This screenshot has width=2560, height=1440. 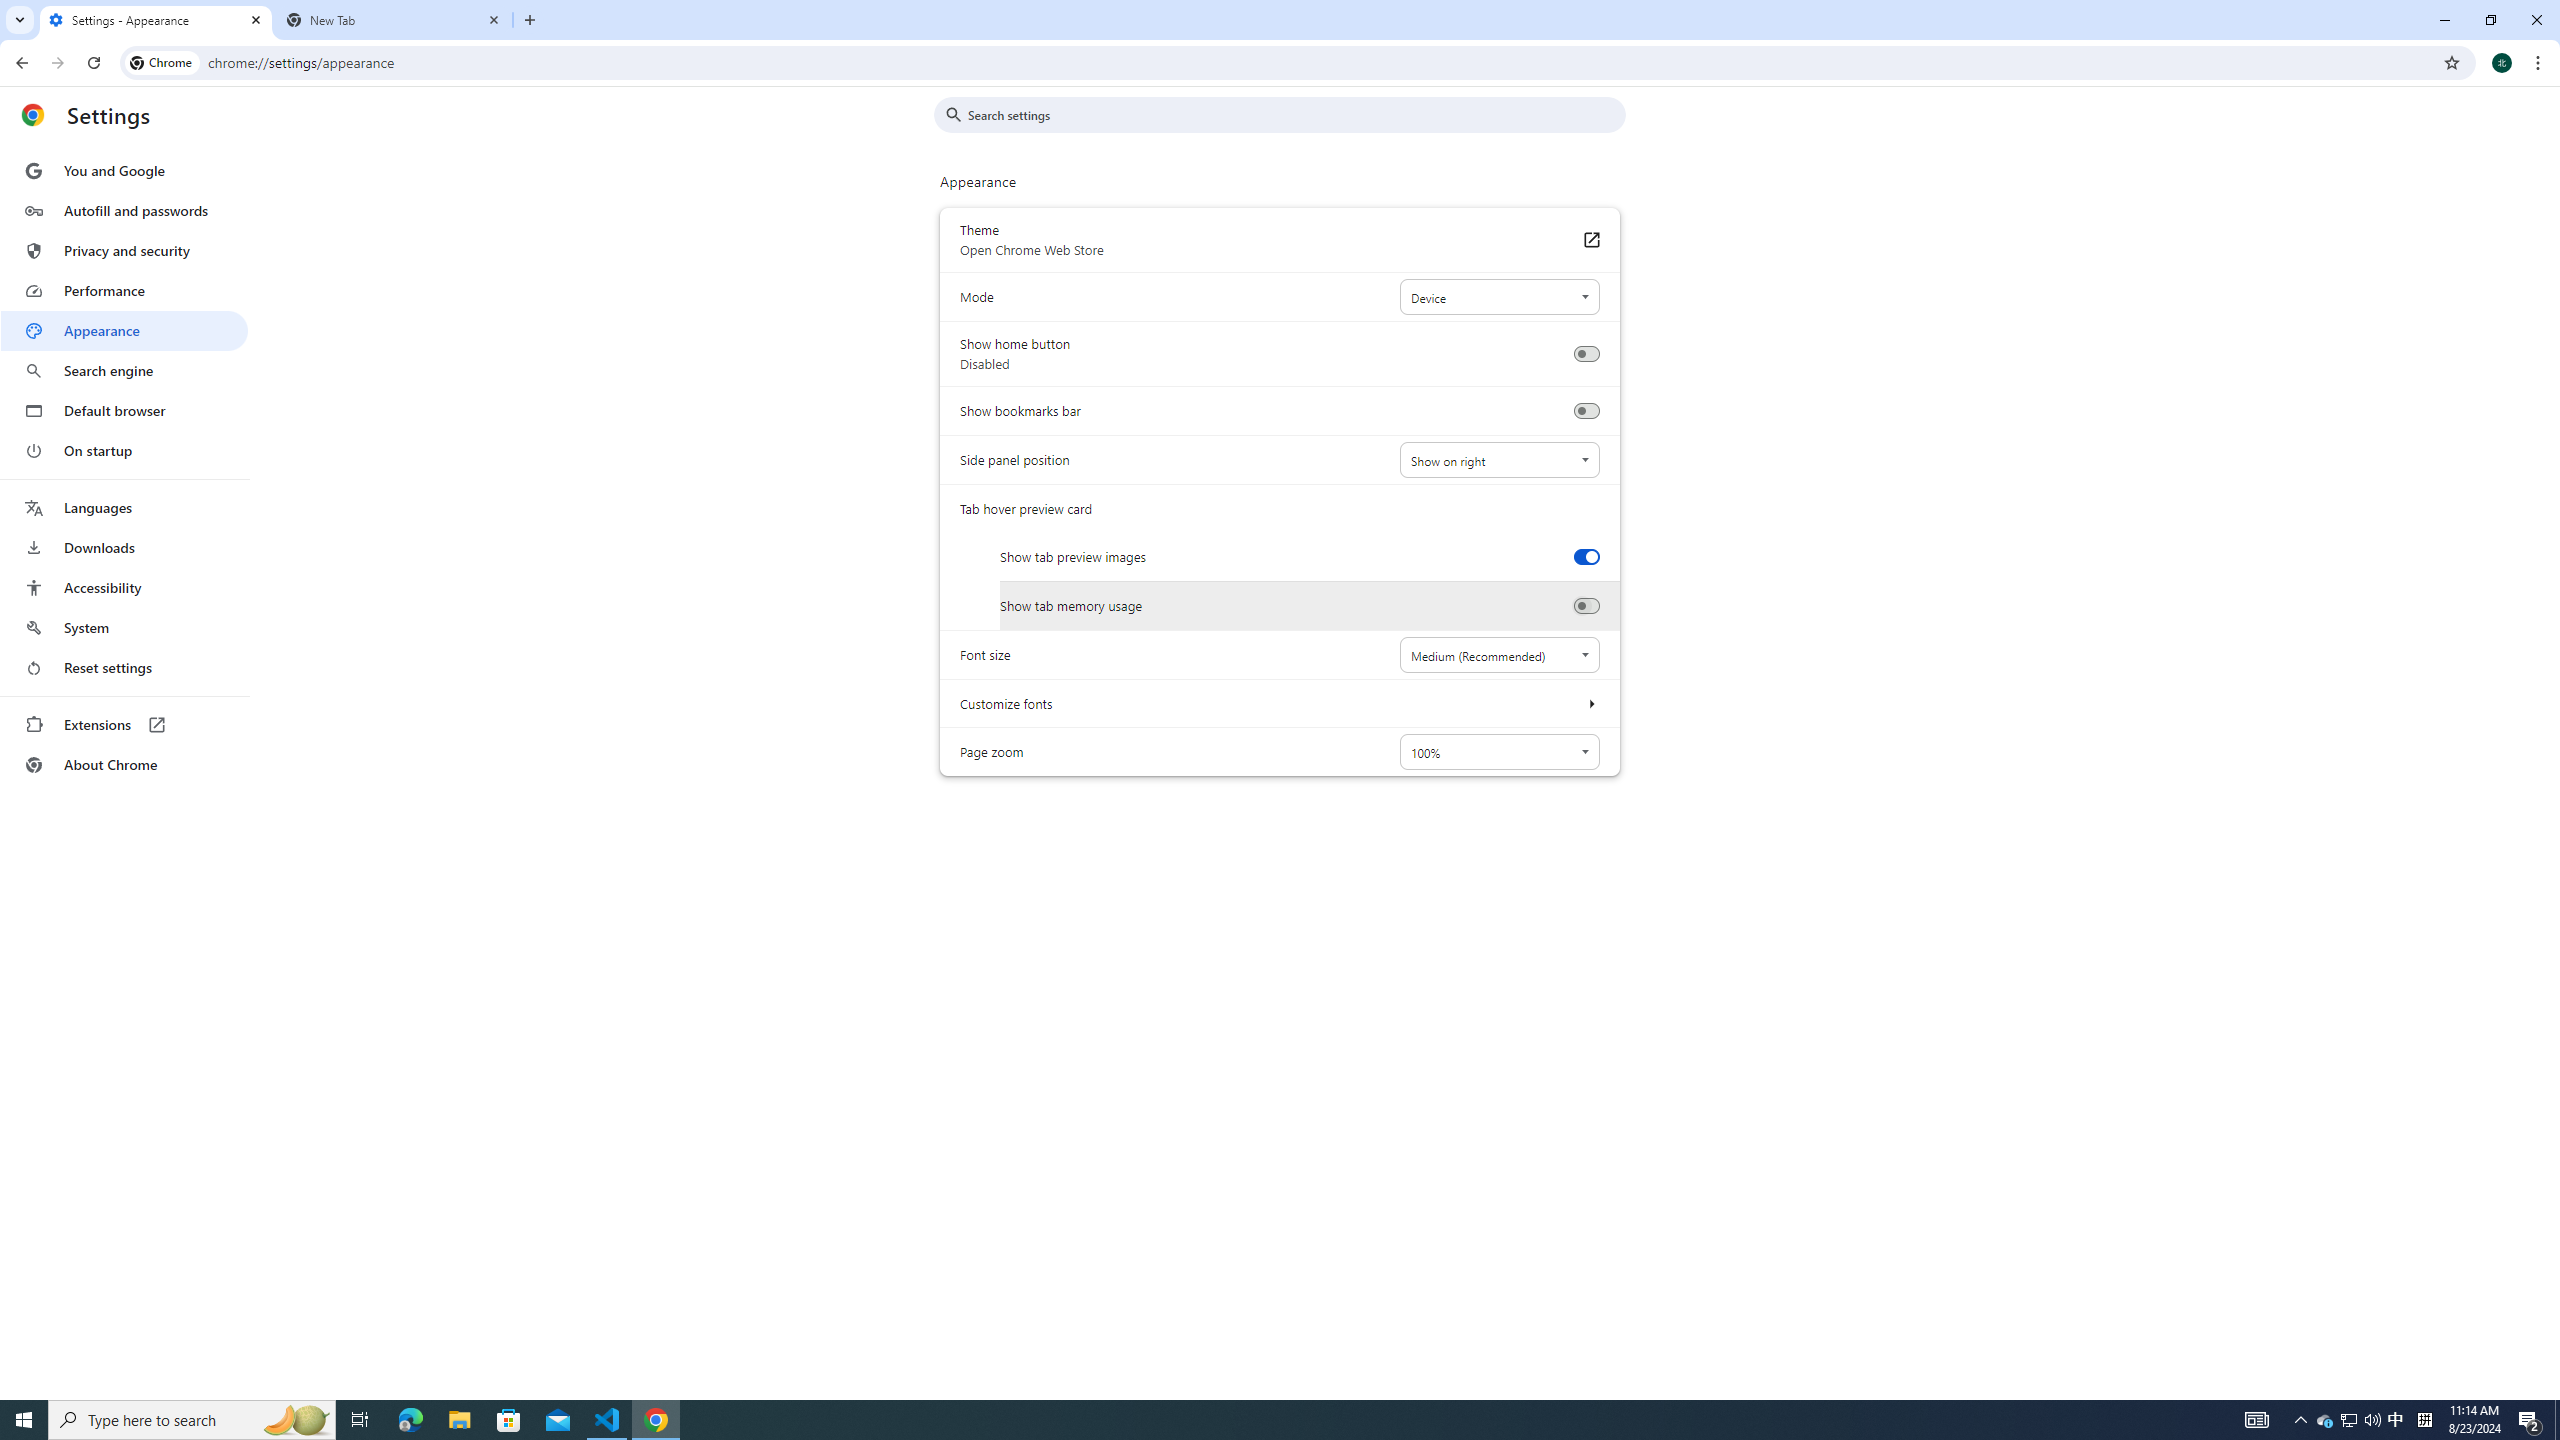 I want to click on 'Performance', so click(x=123, y=290).